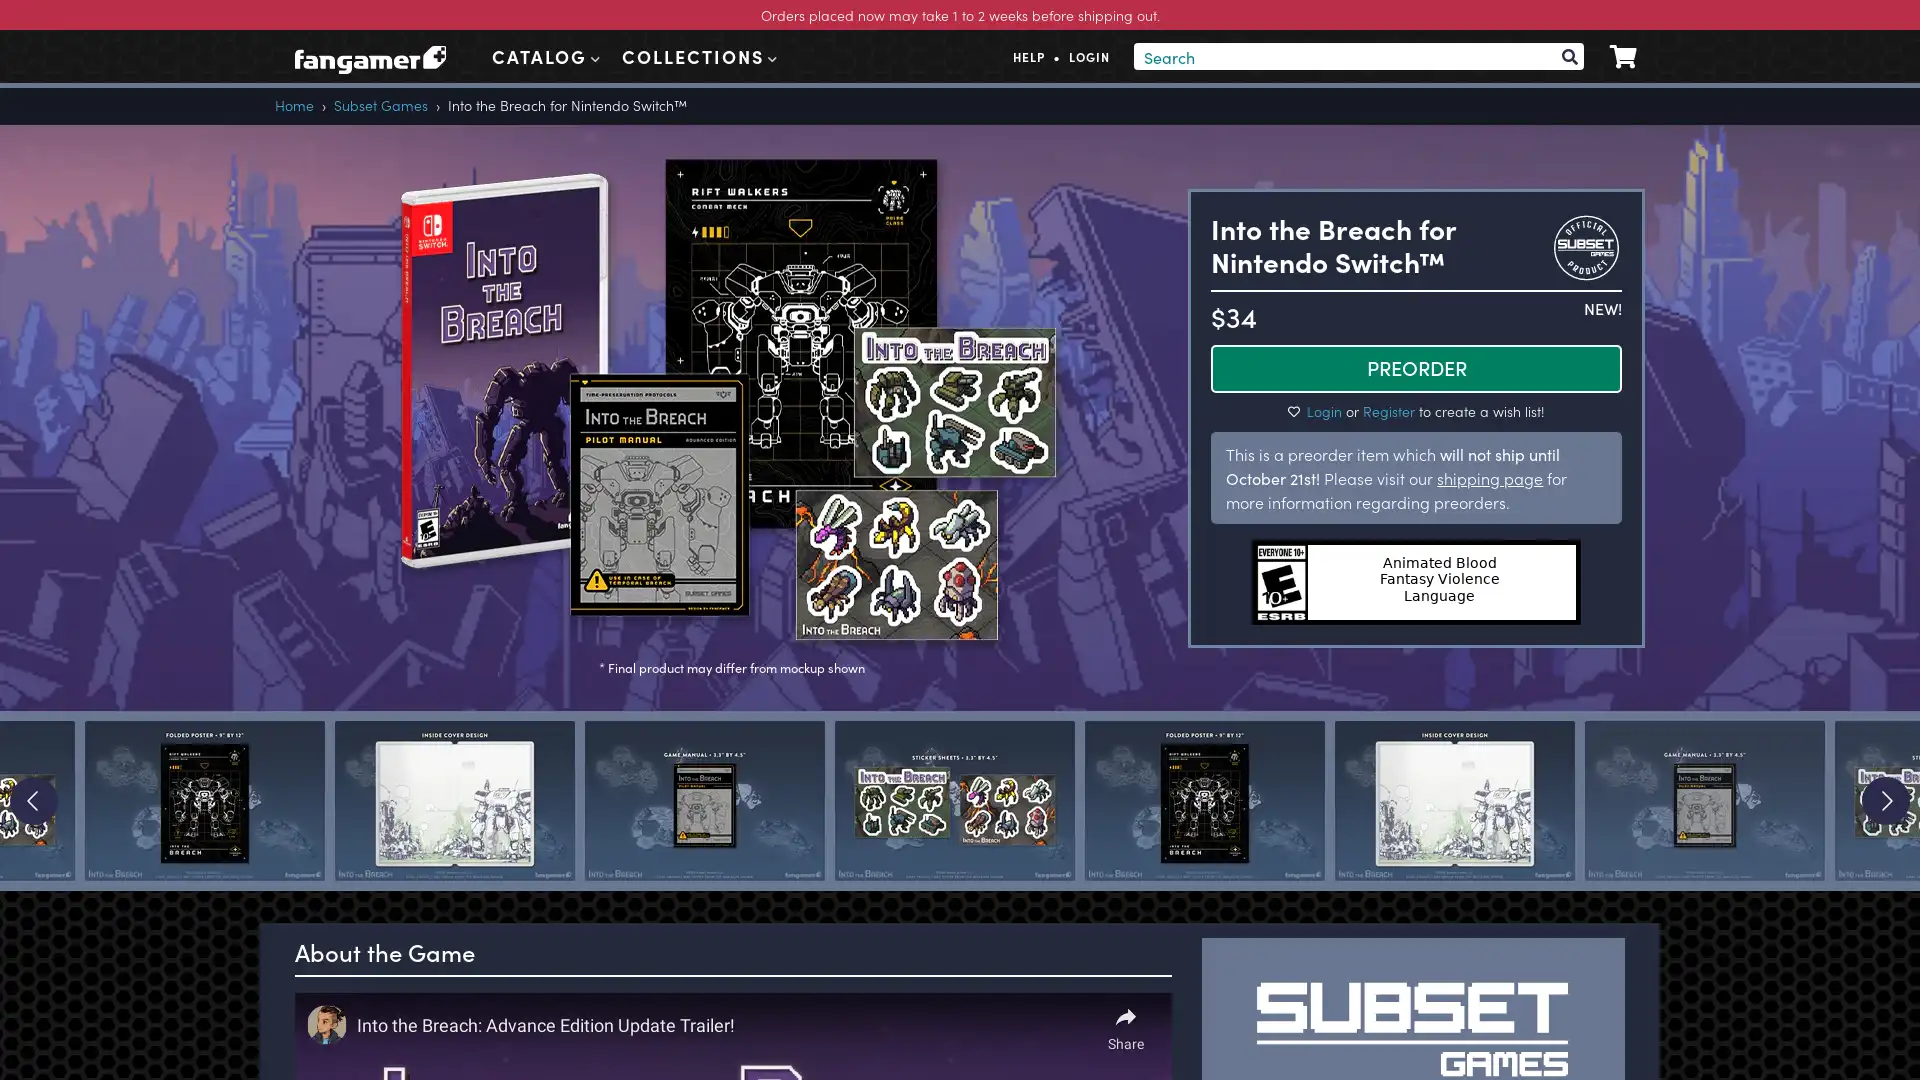  What do you see at coordinates (1885, 800) in the screenshot?
I see `Next slide` at bounding box center [1885, 800].